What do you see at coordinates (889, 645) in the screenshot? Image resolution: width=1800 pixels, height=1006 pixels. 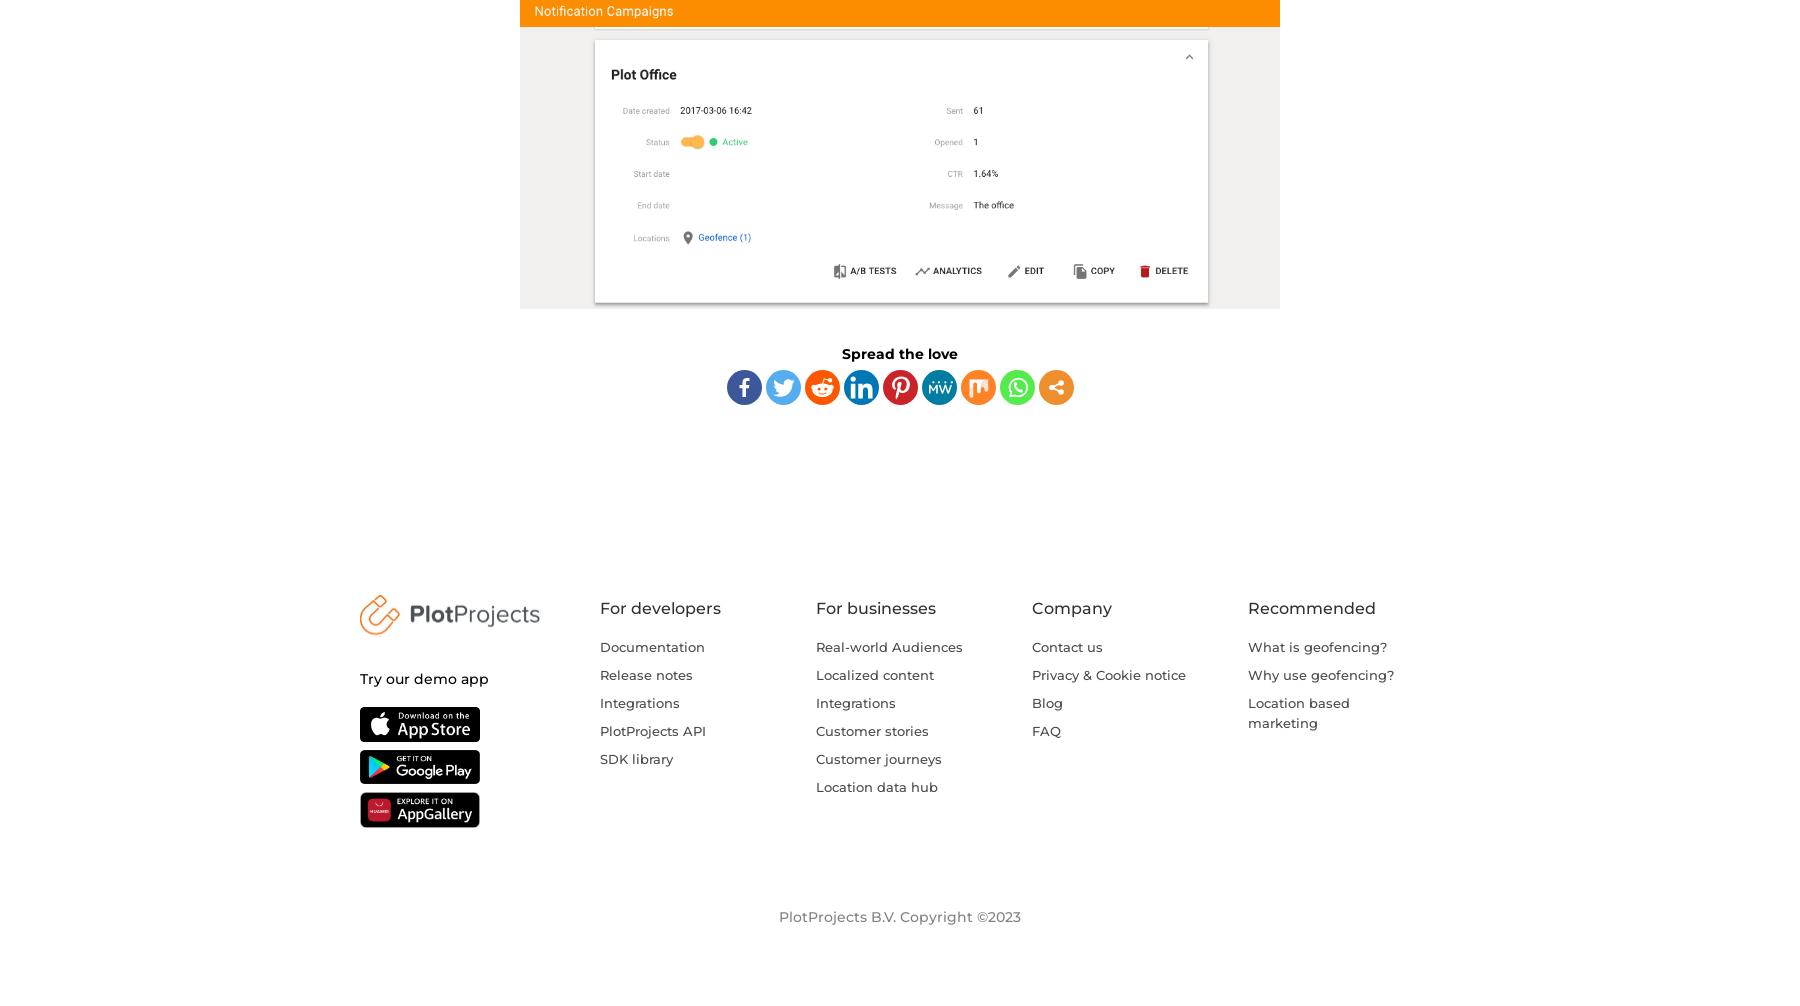 I see `'Real-world Audiences'` at bounding box center [889, 645].